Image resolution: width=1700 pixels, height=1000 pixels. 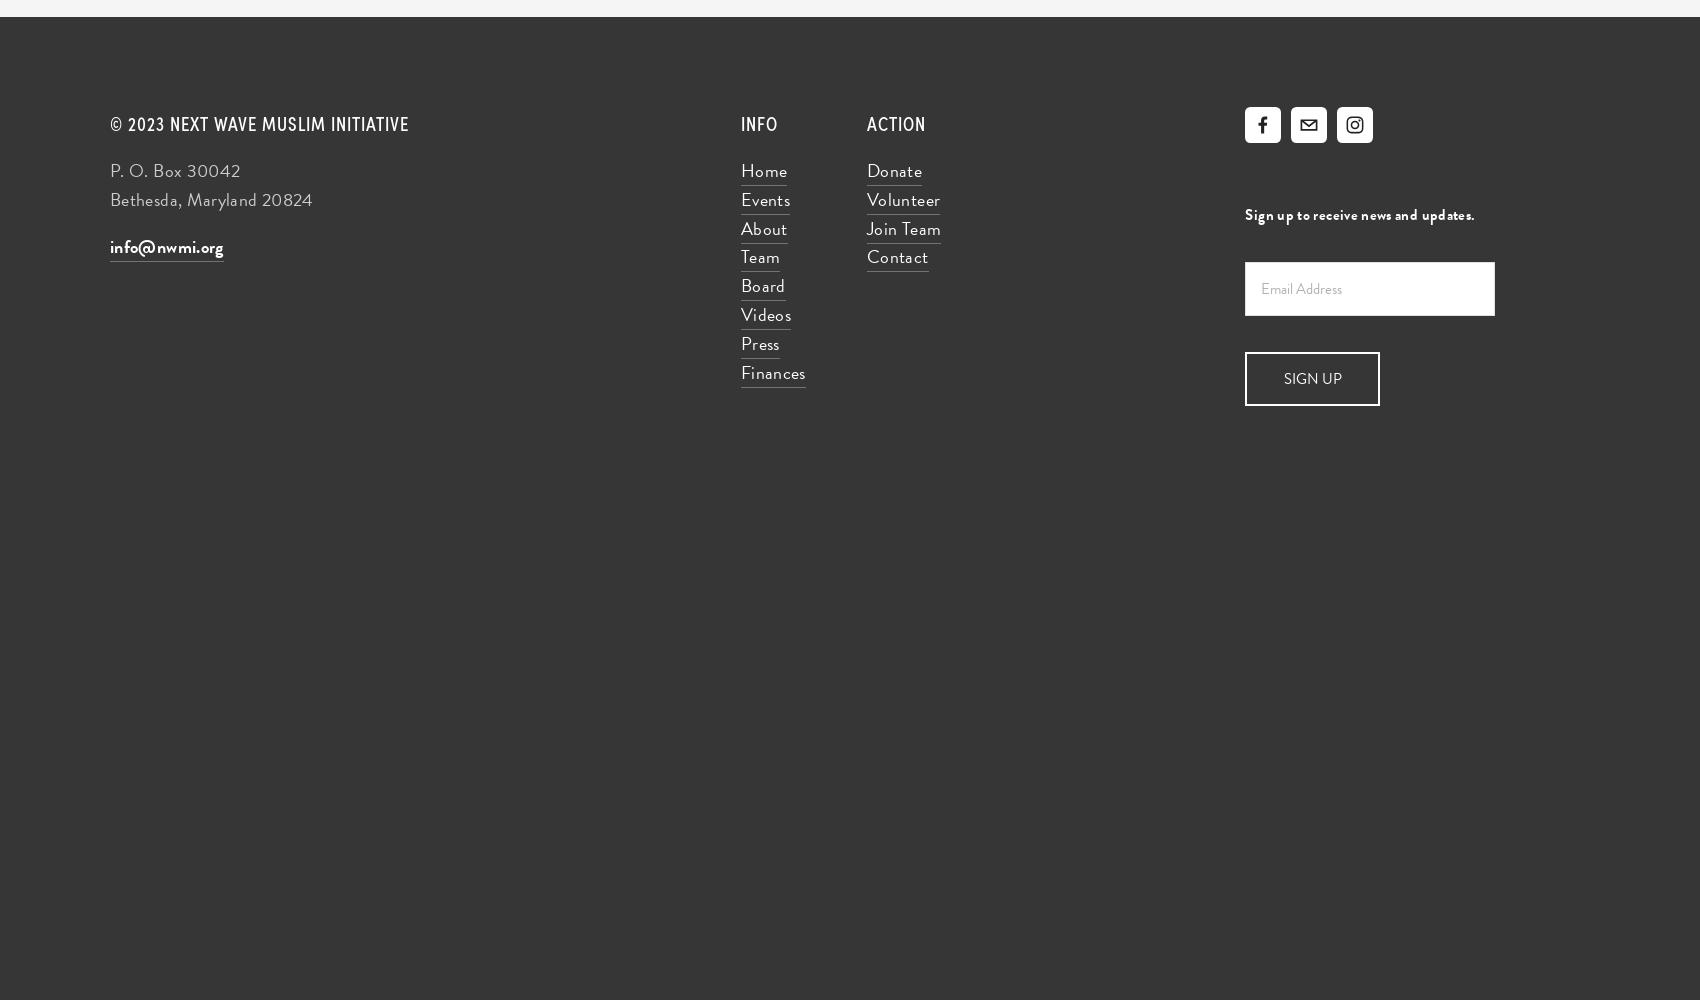 I want to click on 'Action', so click(x=895, y=121).